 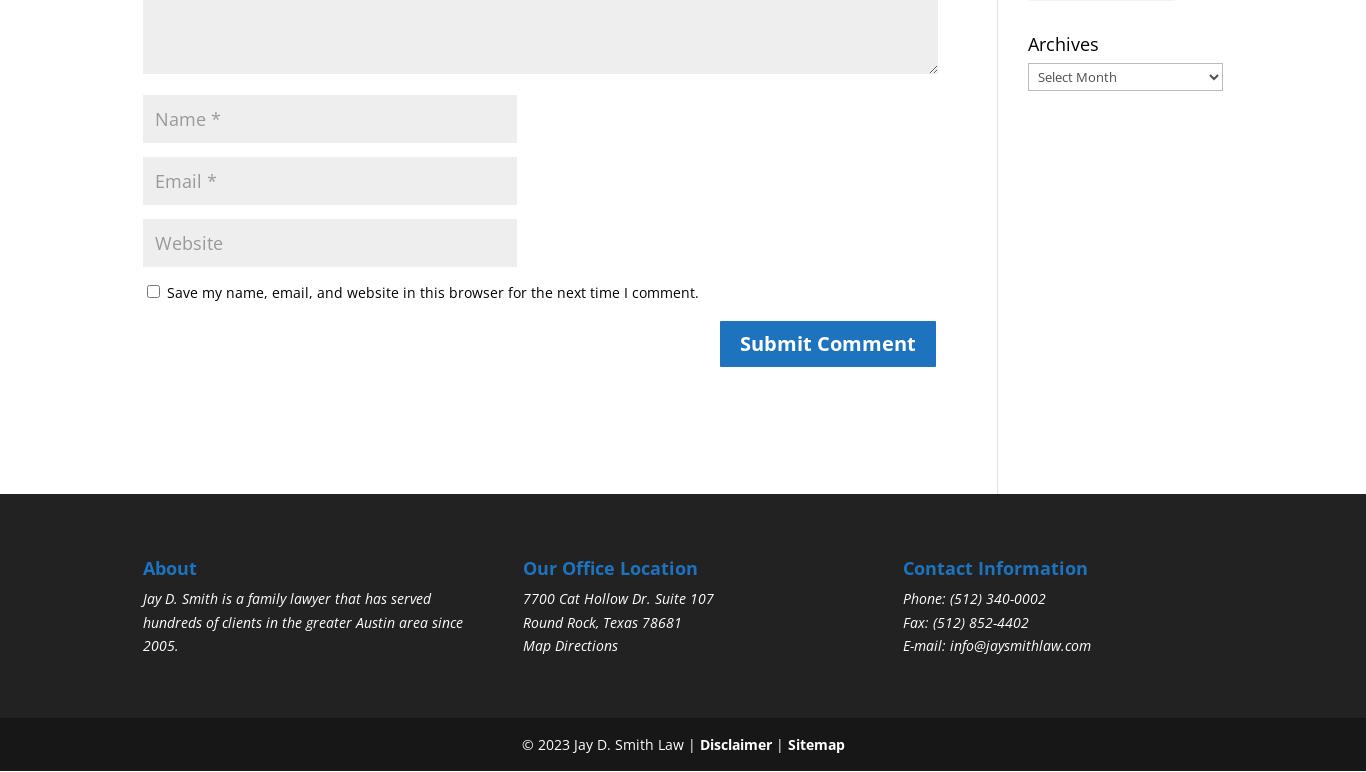 I want to click on 'About', so click(x=142, y=566).